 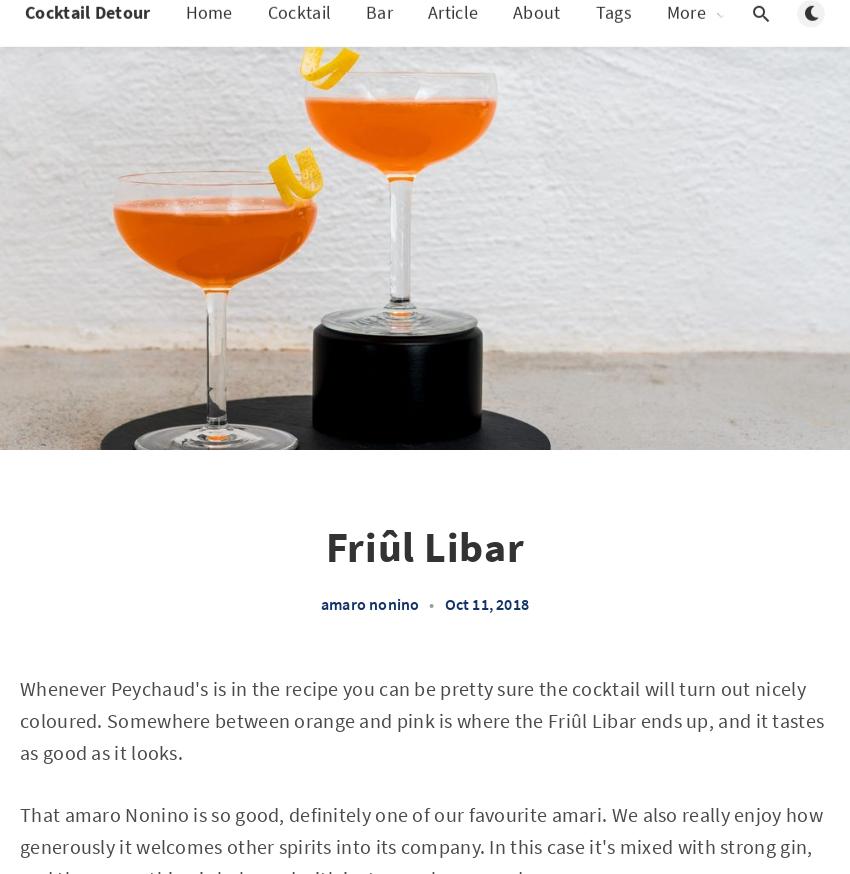 What do you see at coordinates (685, 31) in the screenshot?
I see `'More'` at bounding box center [685, 31].